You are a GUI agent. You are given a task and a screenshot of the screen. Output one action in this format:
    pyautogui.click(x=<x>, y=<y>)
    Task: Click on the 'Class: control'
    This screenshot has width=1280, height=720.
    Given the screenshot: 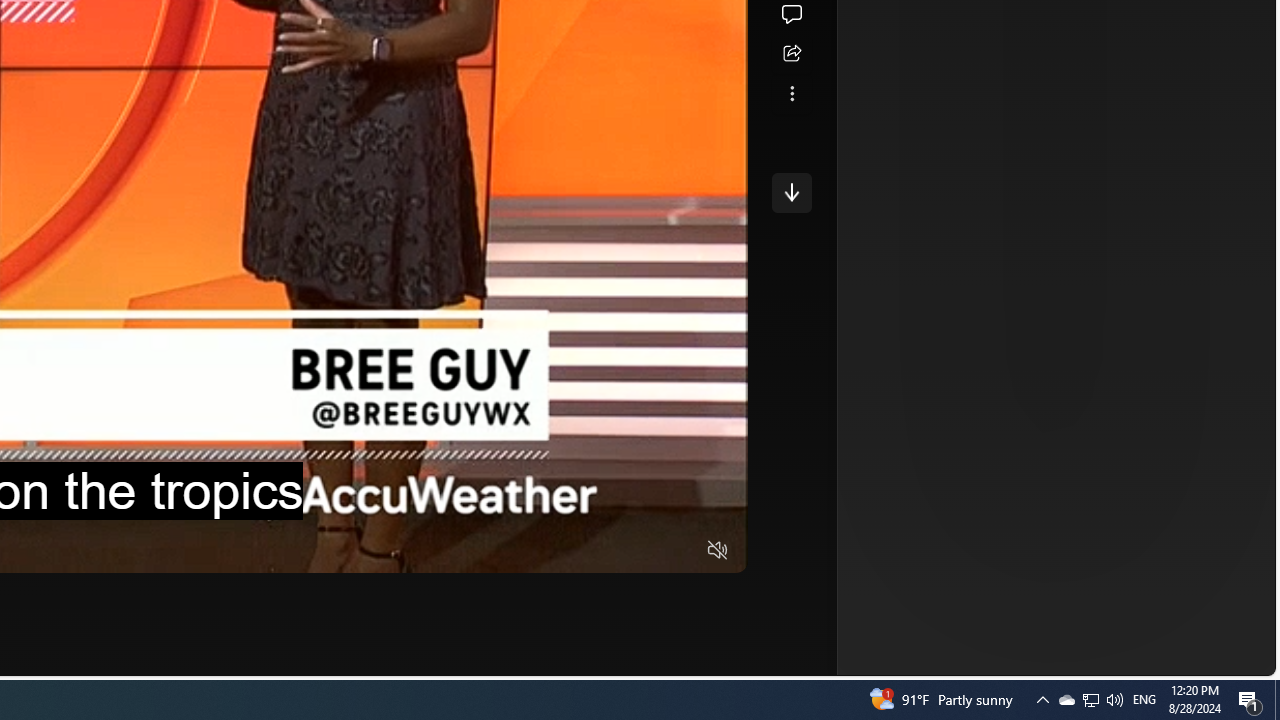 What is the action you would take?
    pyautogui.click(x=790, y=192)
    